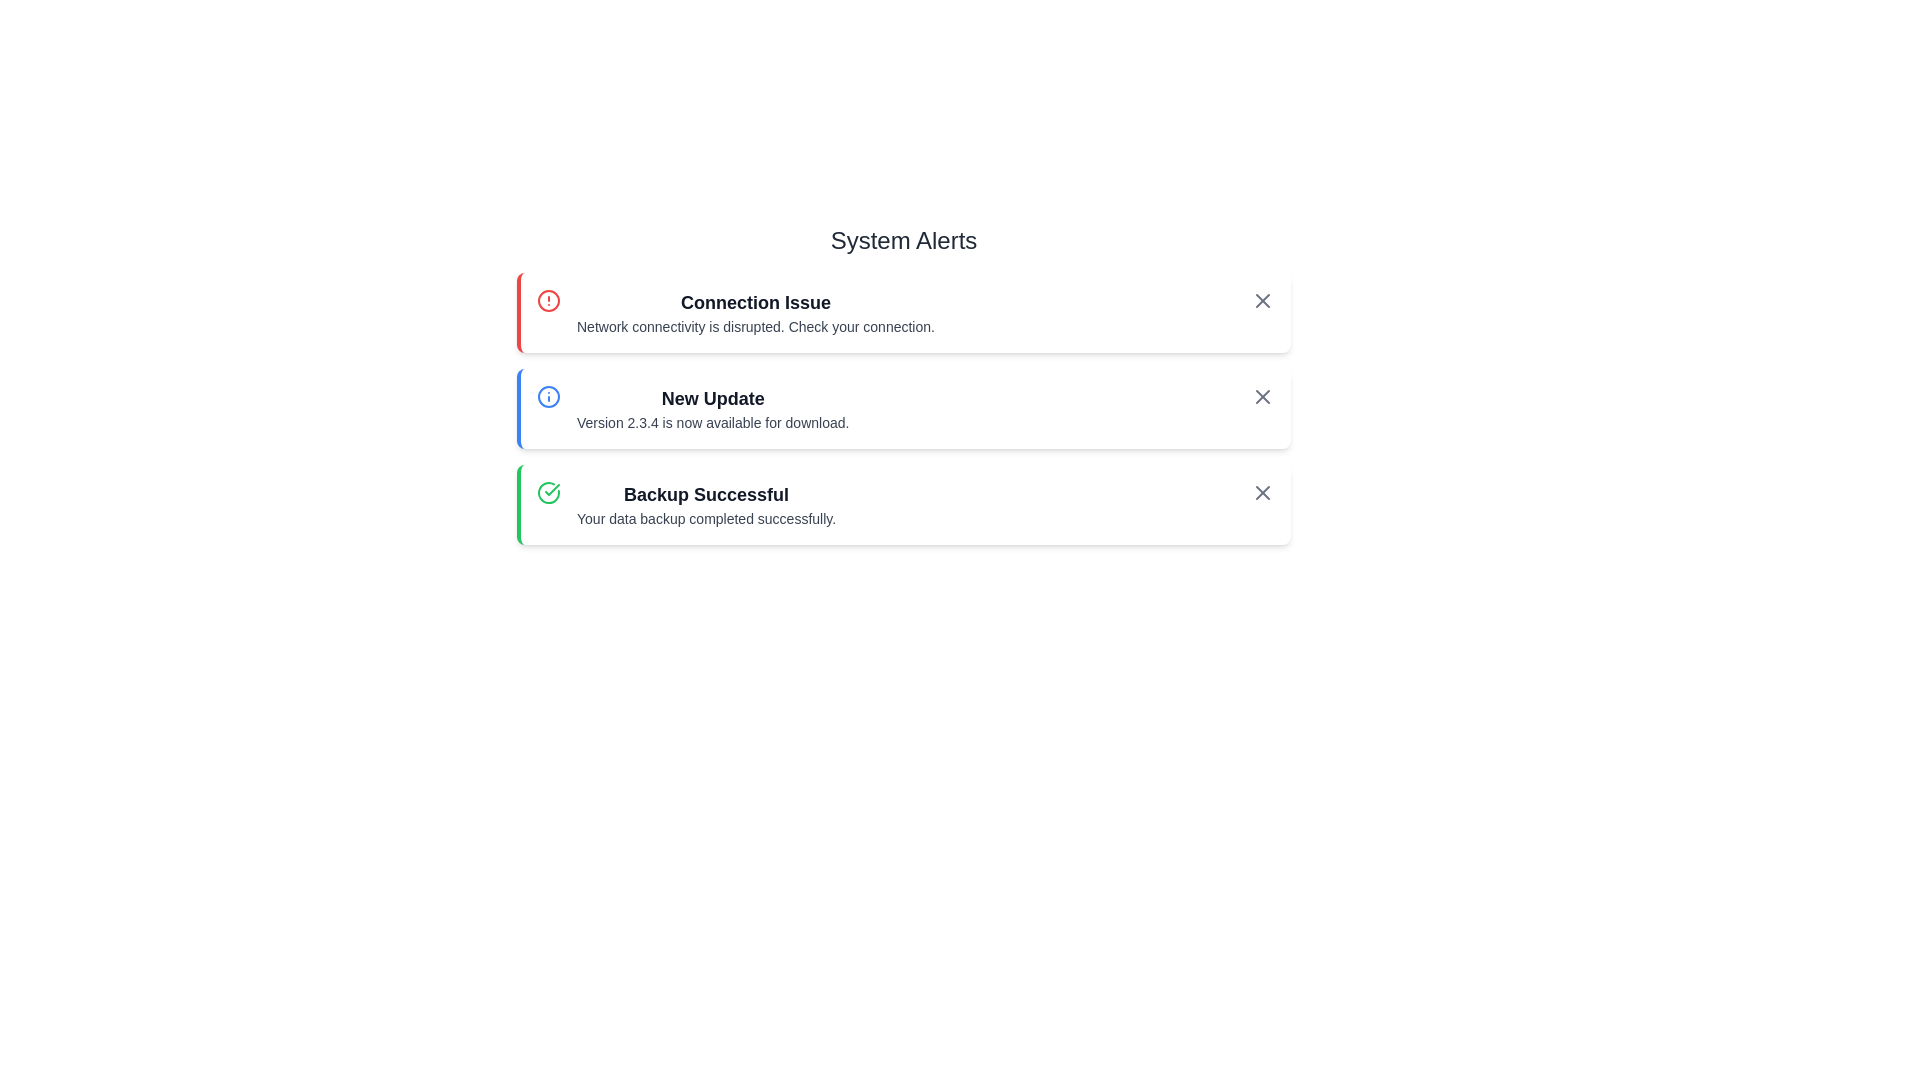 This screenshot has height=1080, width=1920. What do you see at coordinates (548, 493) in the screenshot?
I see `the circular green outlined checkmark icon indicating a successful backup status, located at the leftmost side of the 'Backup Successful' notification card` at bounding box center [548, 493].